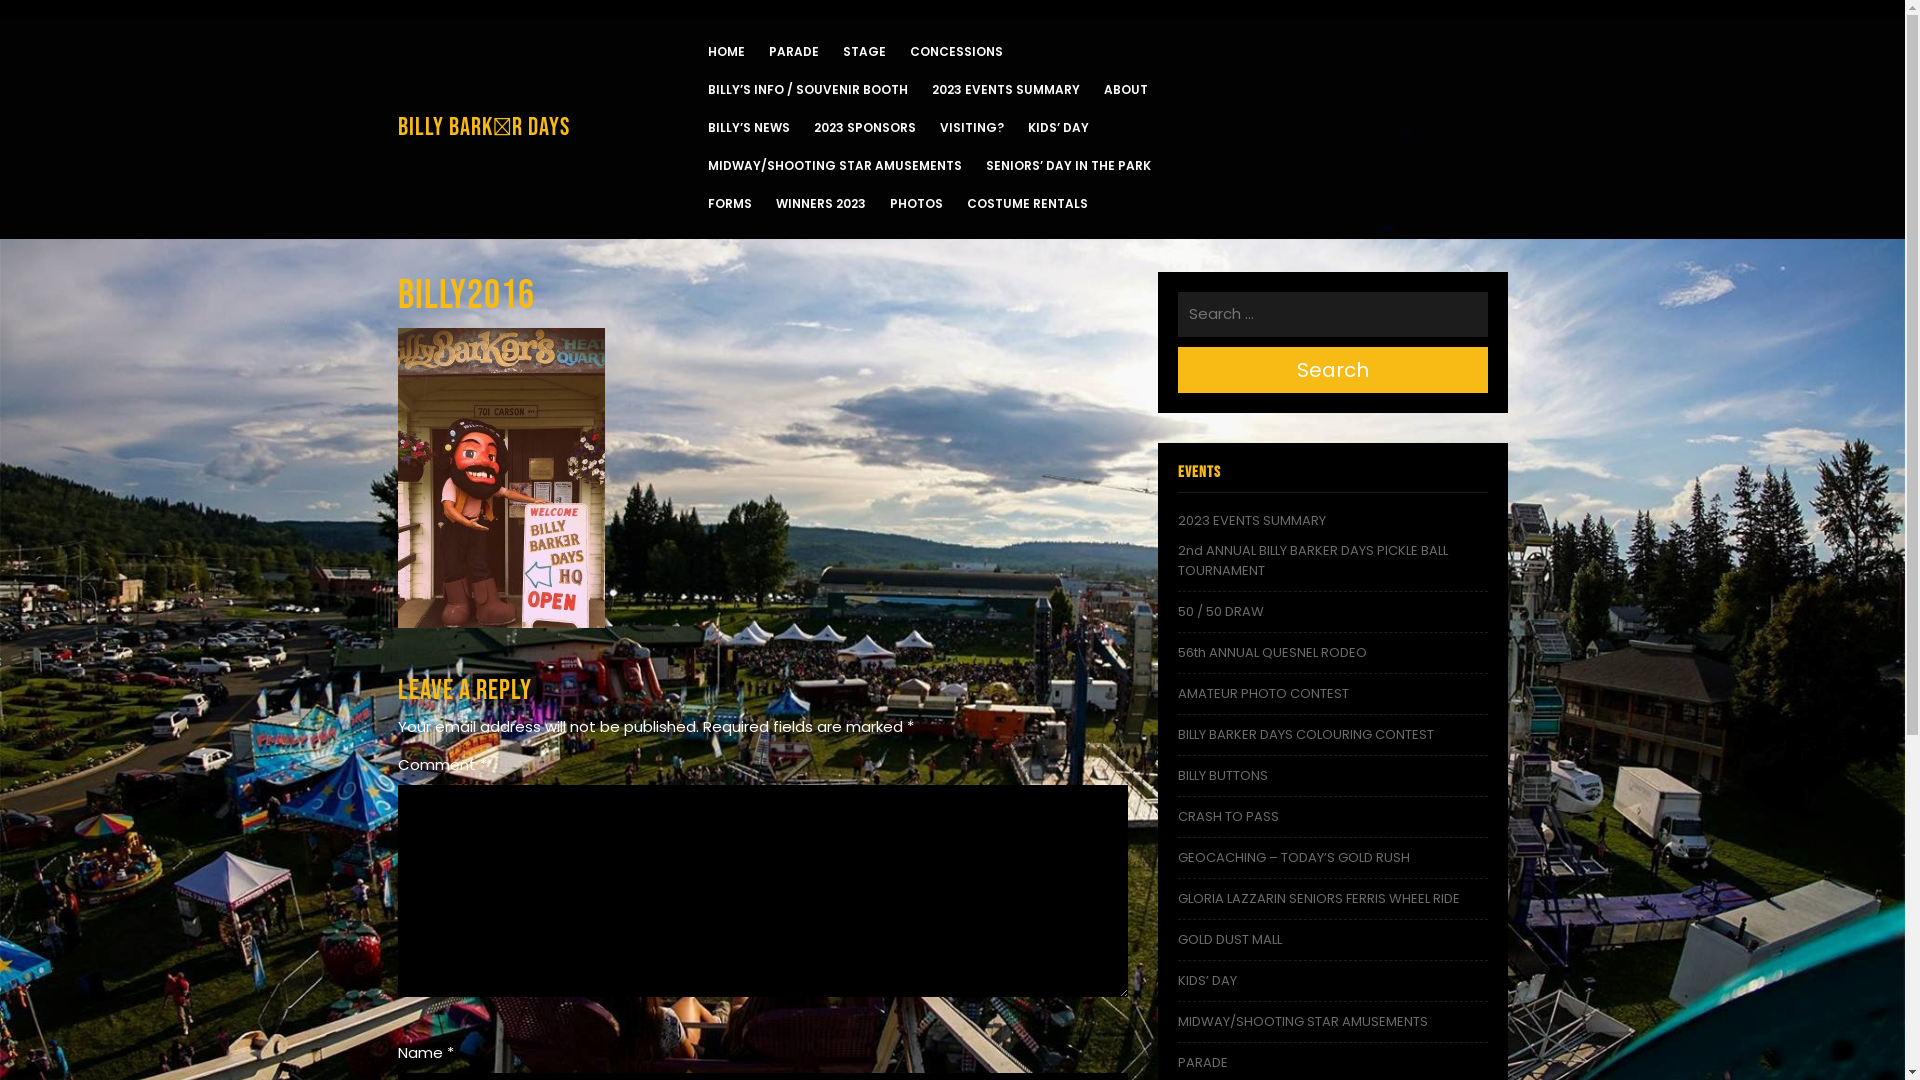  Describe the element at coordinates (864, 127) in the screenshot. I see `'2023 SPONSORS'` at that location.